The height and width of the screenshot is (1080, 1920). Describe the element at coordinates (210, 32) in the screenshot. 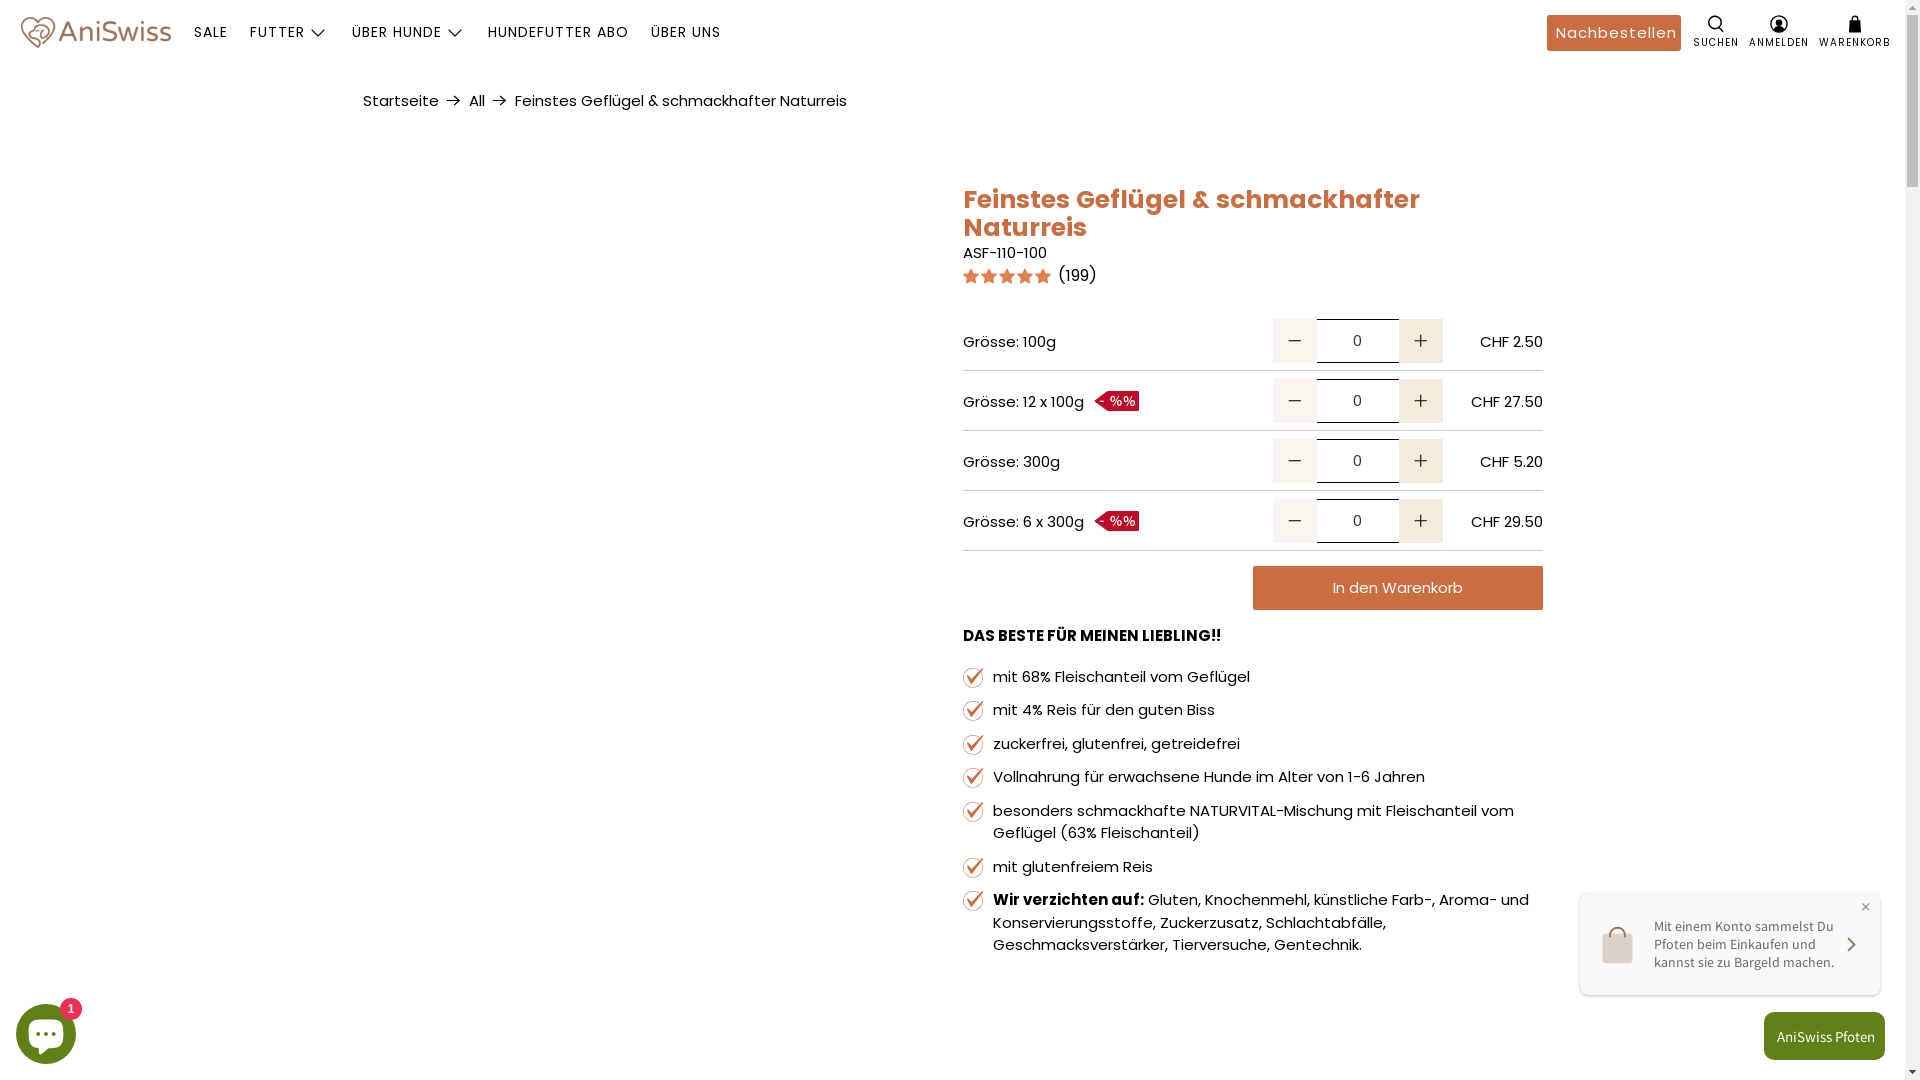

I see `'SALE'` at that location.